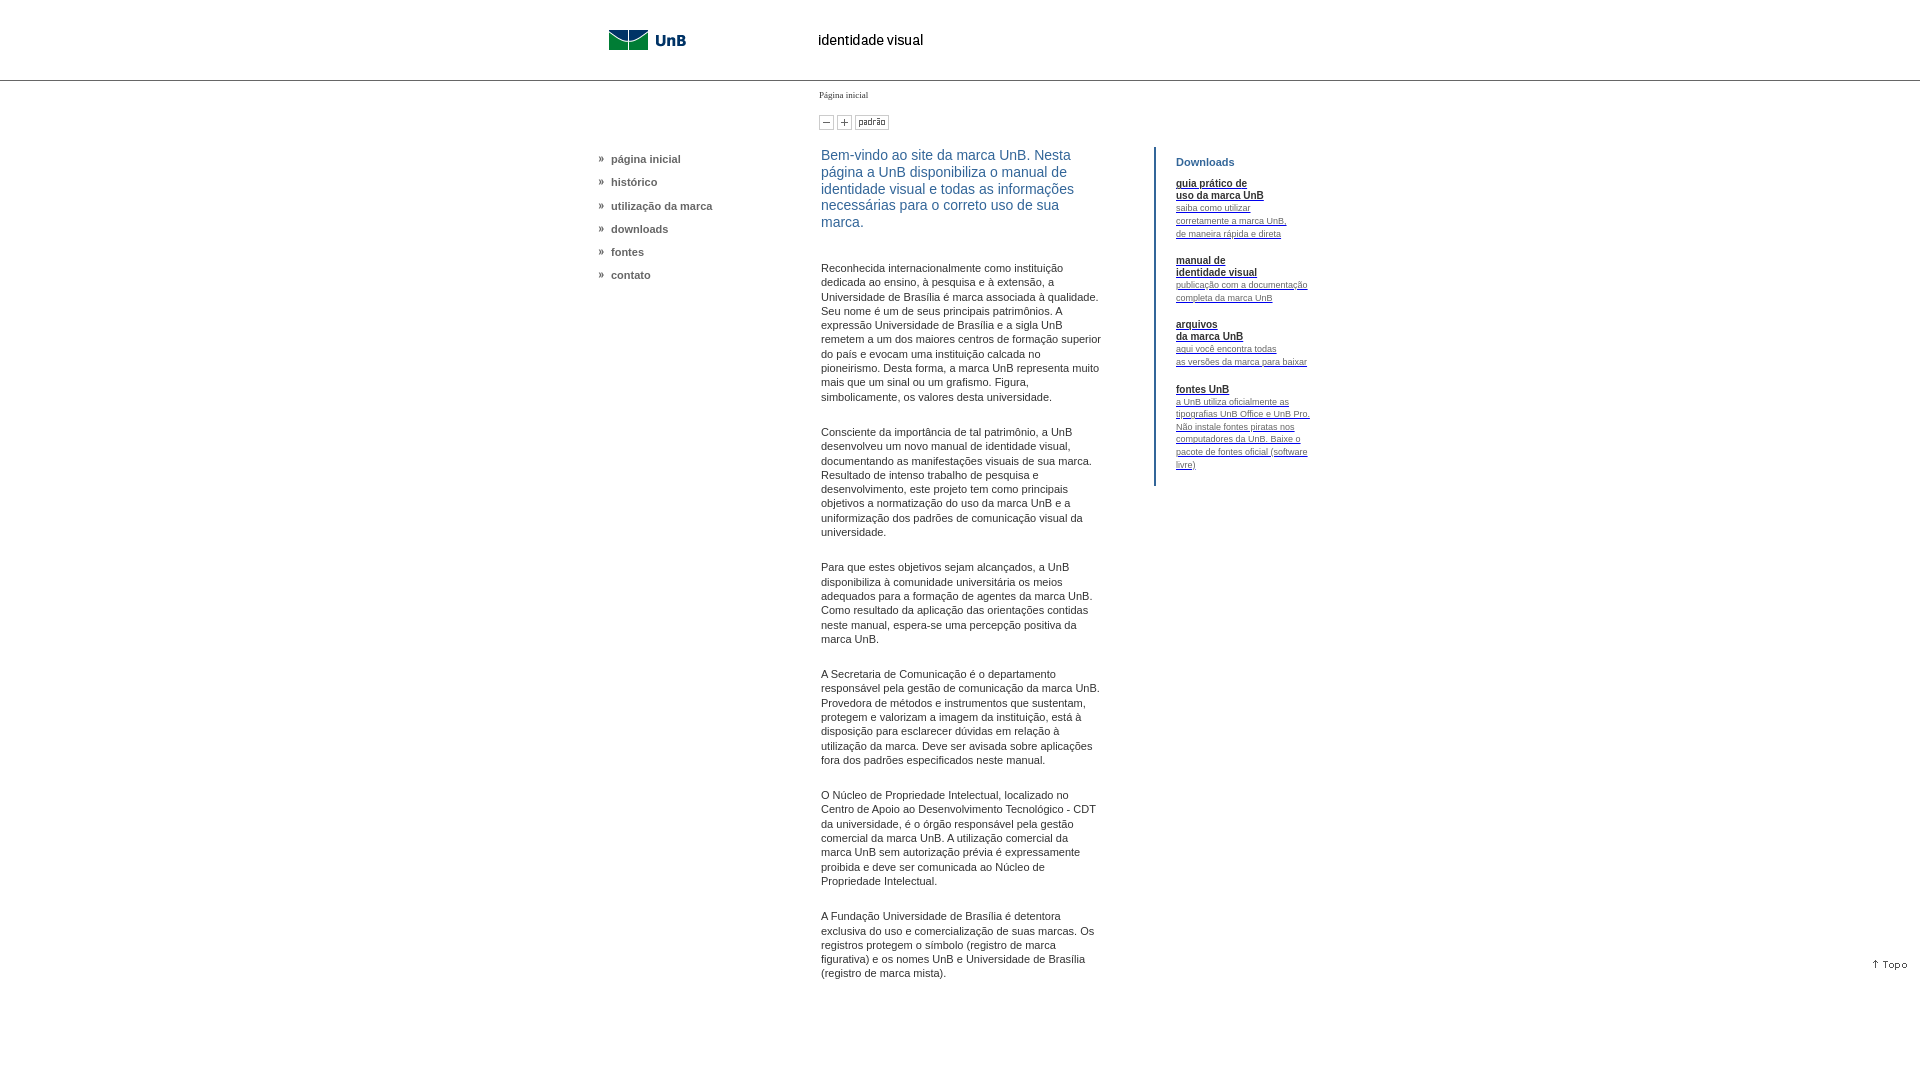 The height and width of the screenshot is (1080, 1920). I want to click on 'downloads', so click(666, 226).